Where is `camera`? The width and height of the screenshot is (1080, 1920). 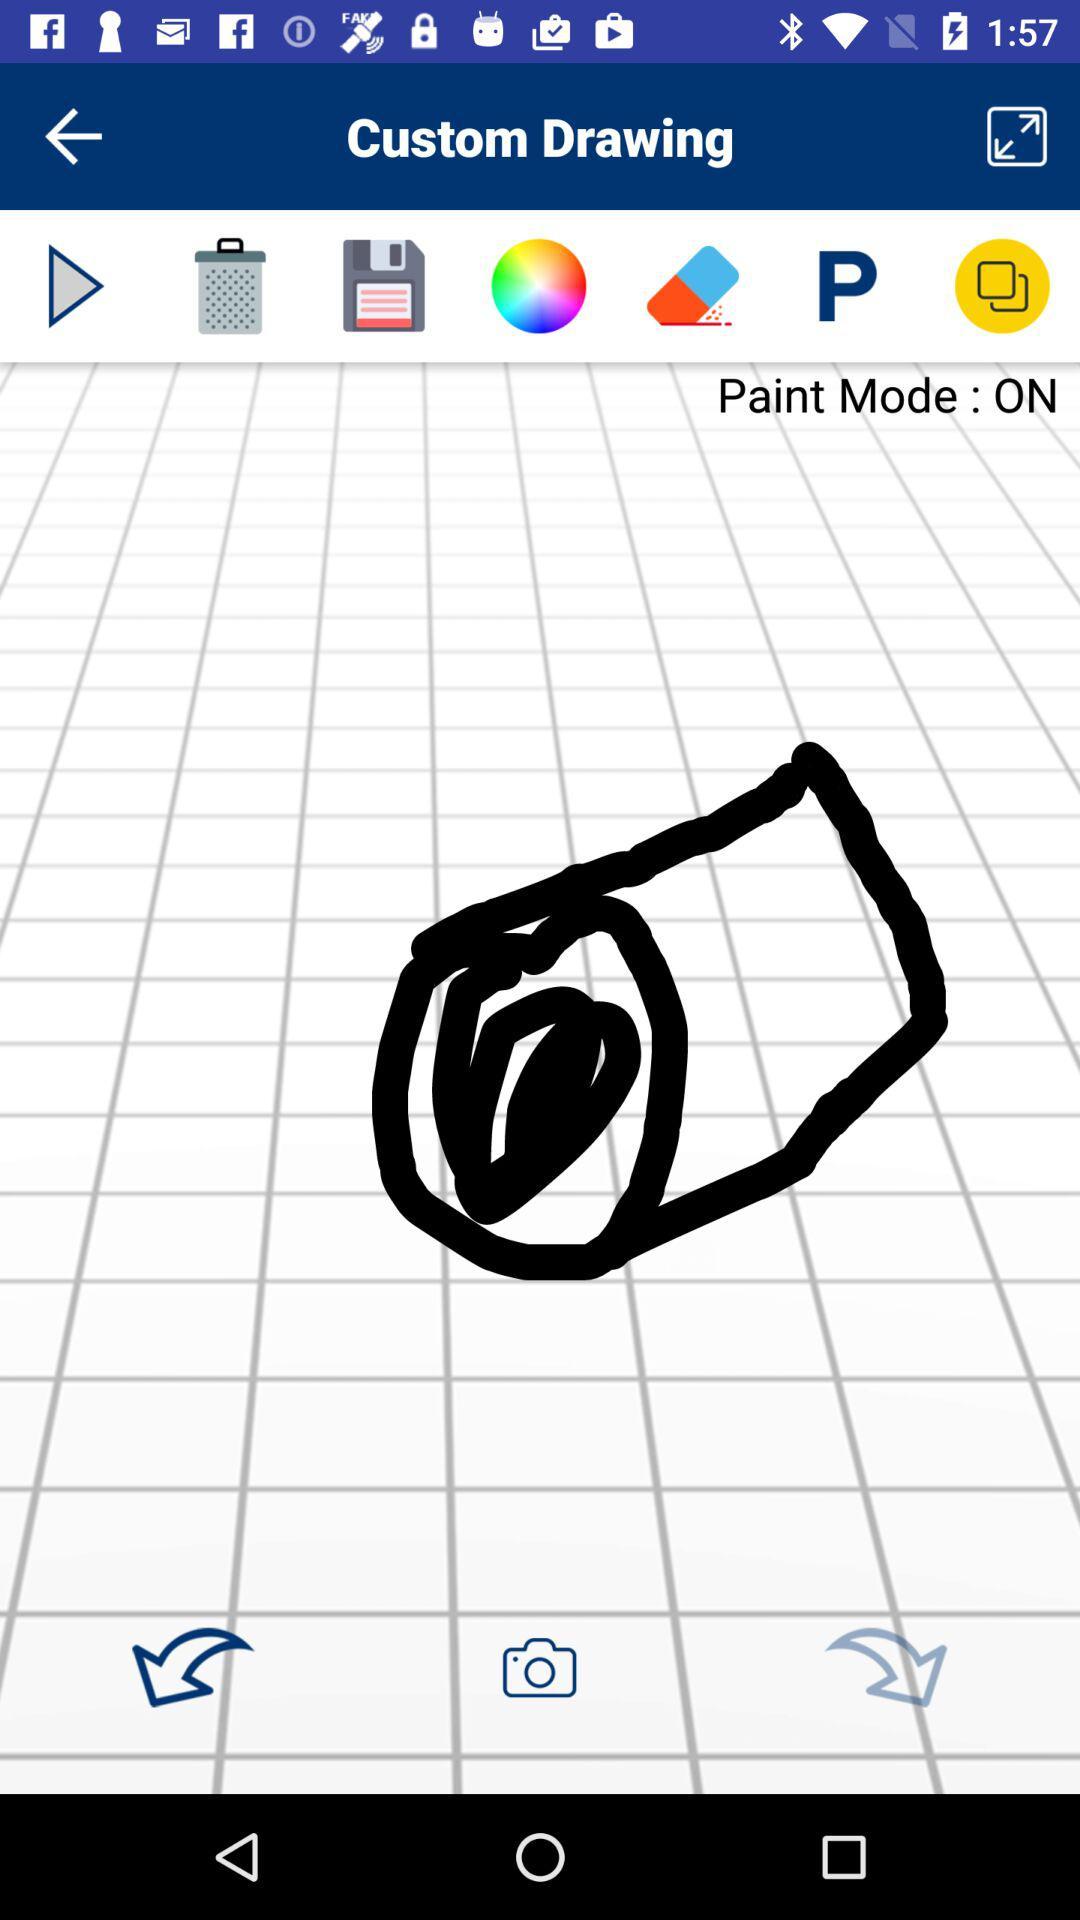
camera is located at coordinates (538, 1667).